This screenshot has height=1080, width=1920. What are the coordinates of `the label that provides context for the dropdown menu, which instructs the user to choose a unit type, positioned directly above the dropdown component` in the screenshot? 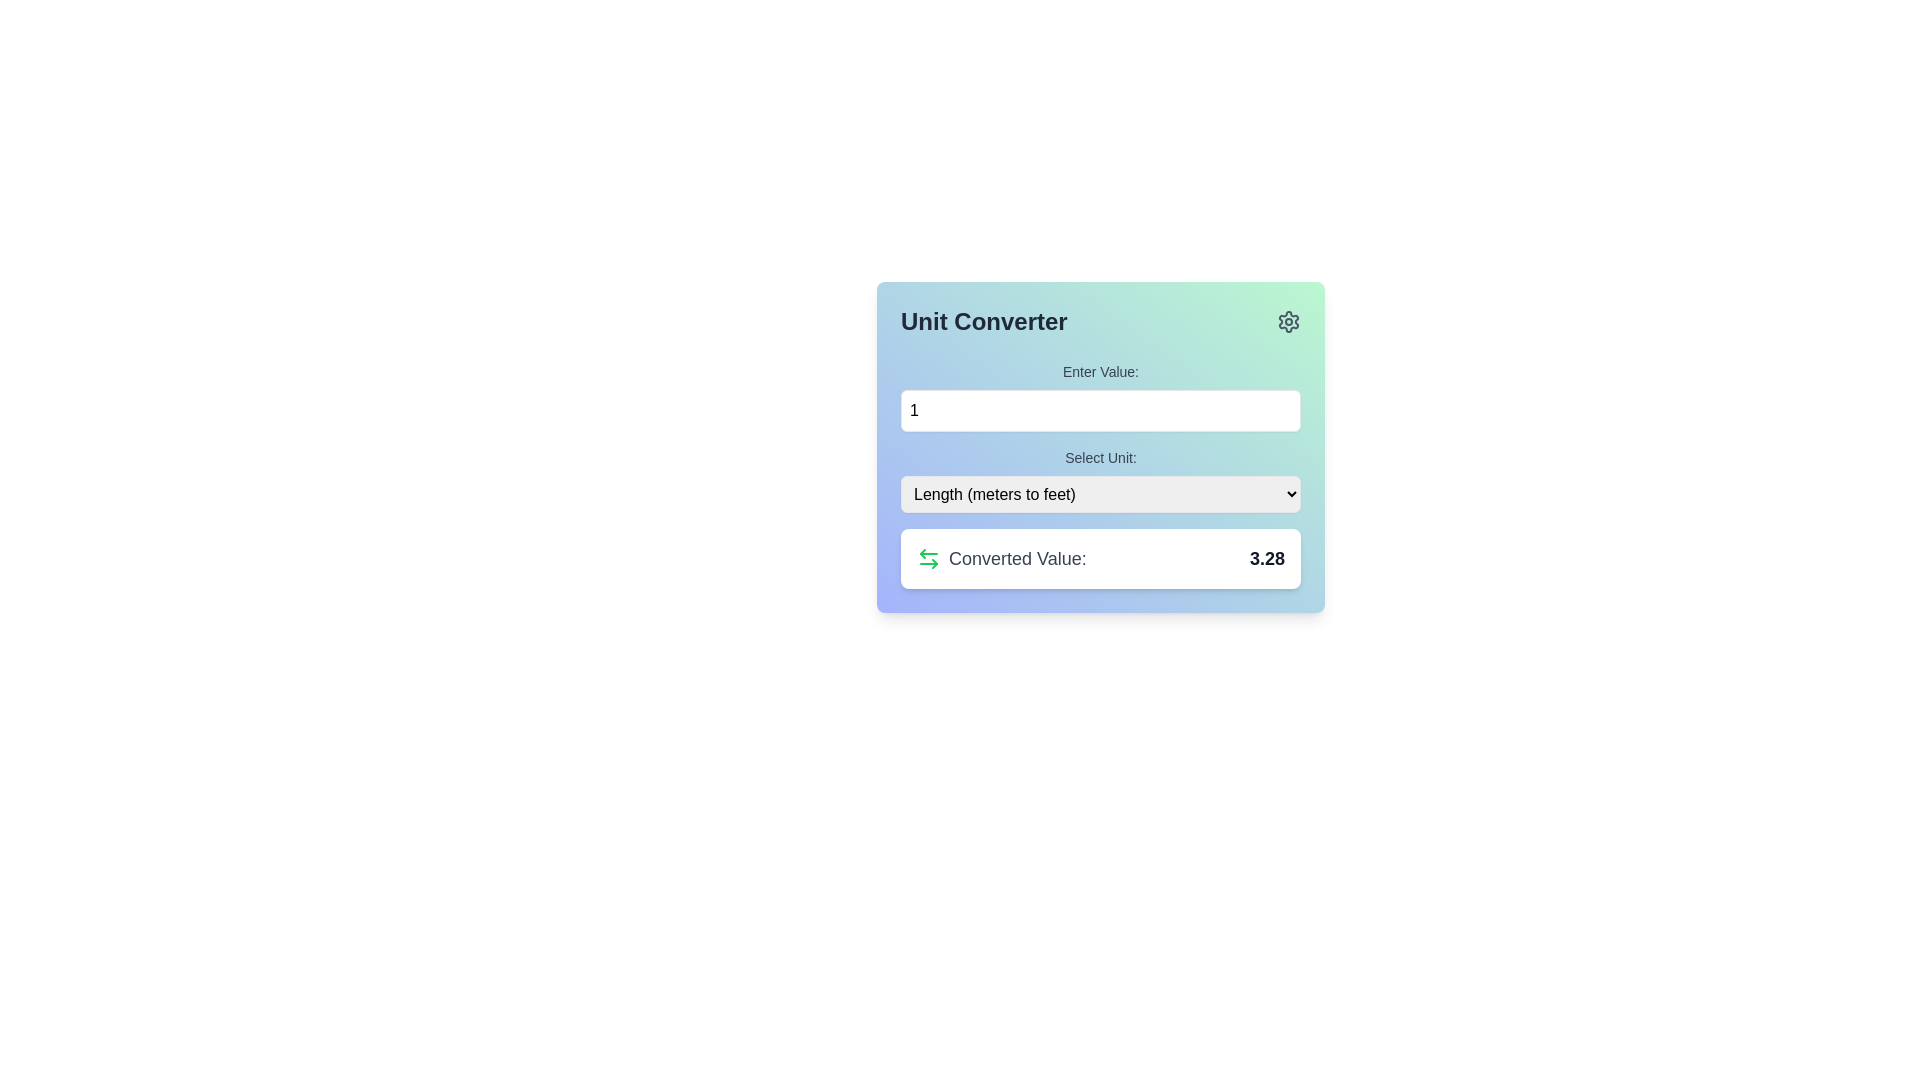 It's located at (1099, 458).